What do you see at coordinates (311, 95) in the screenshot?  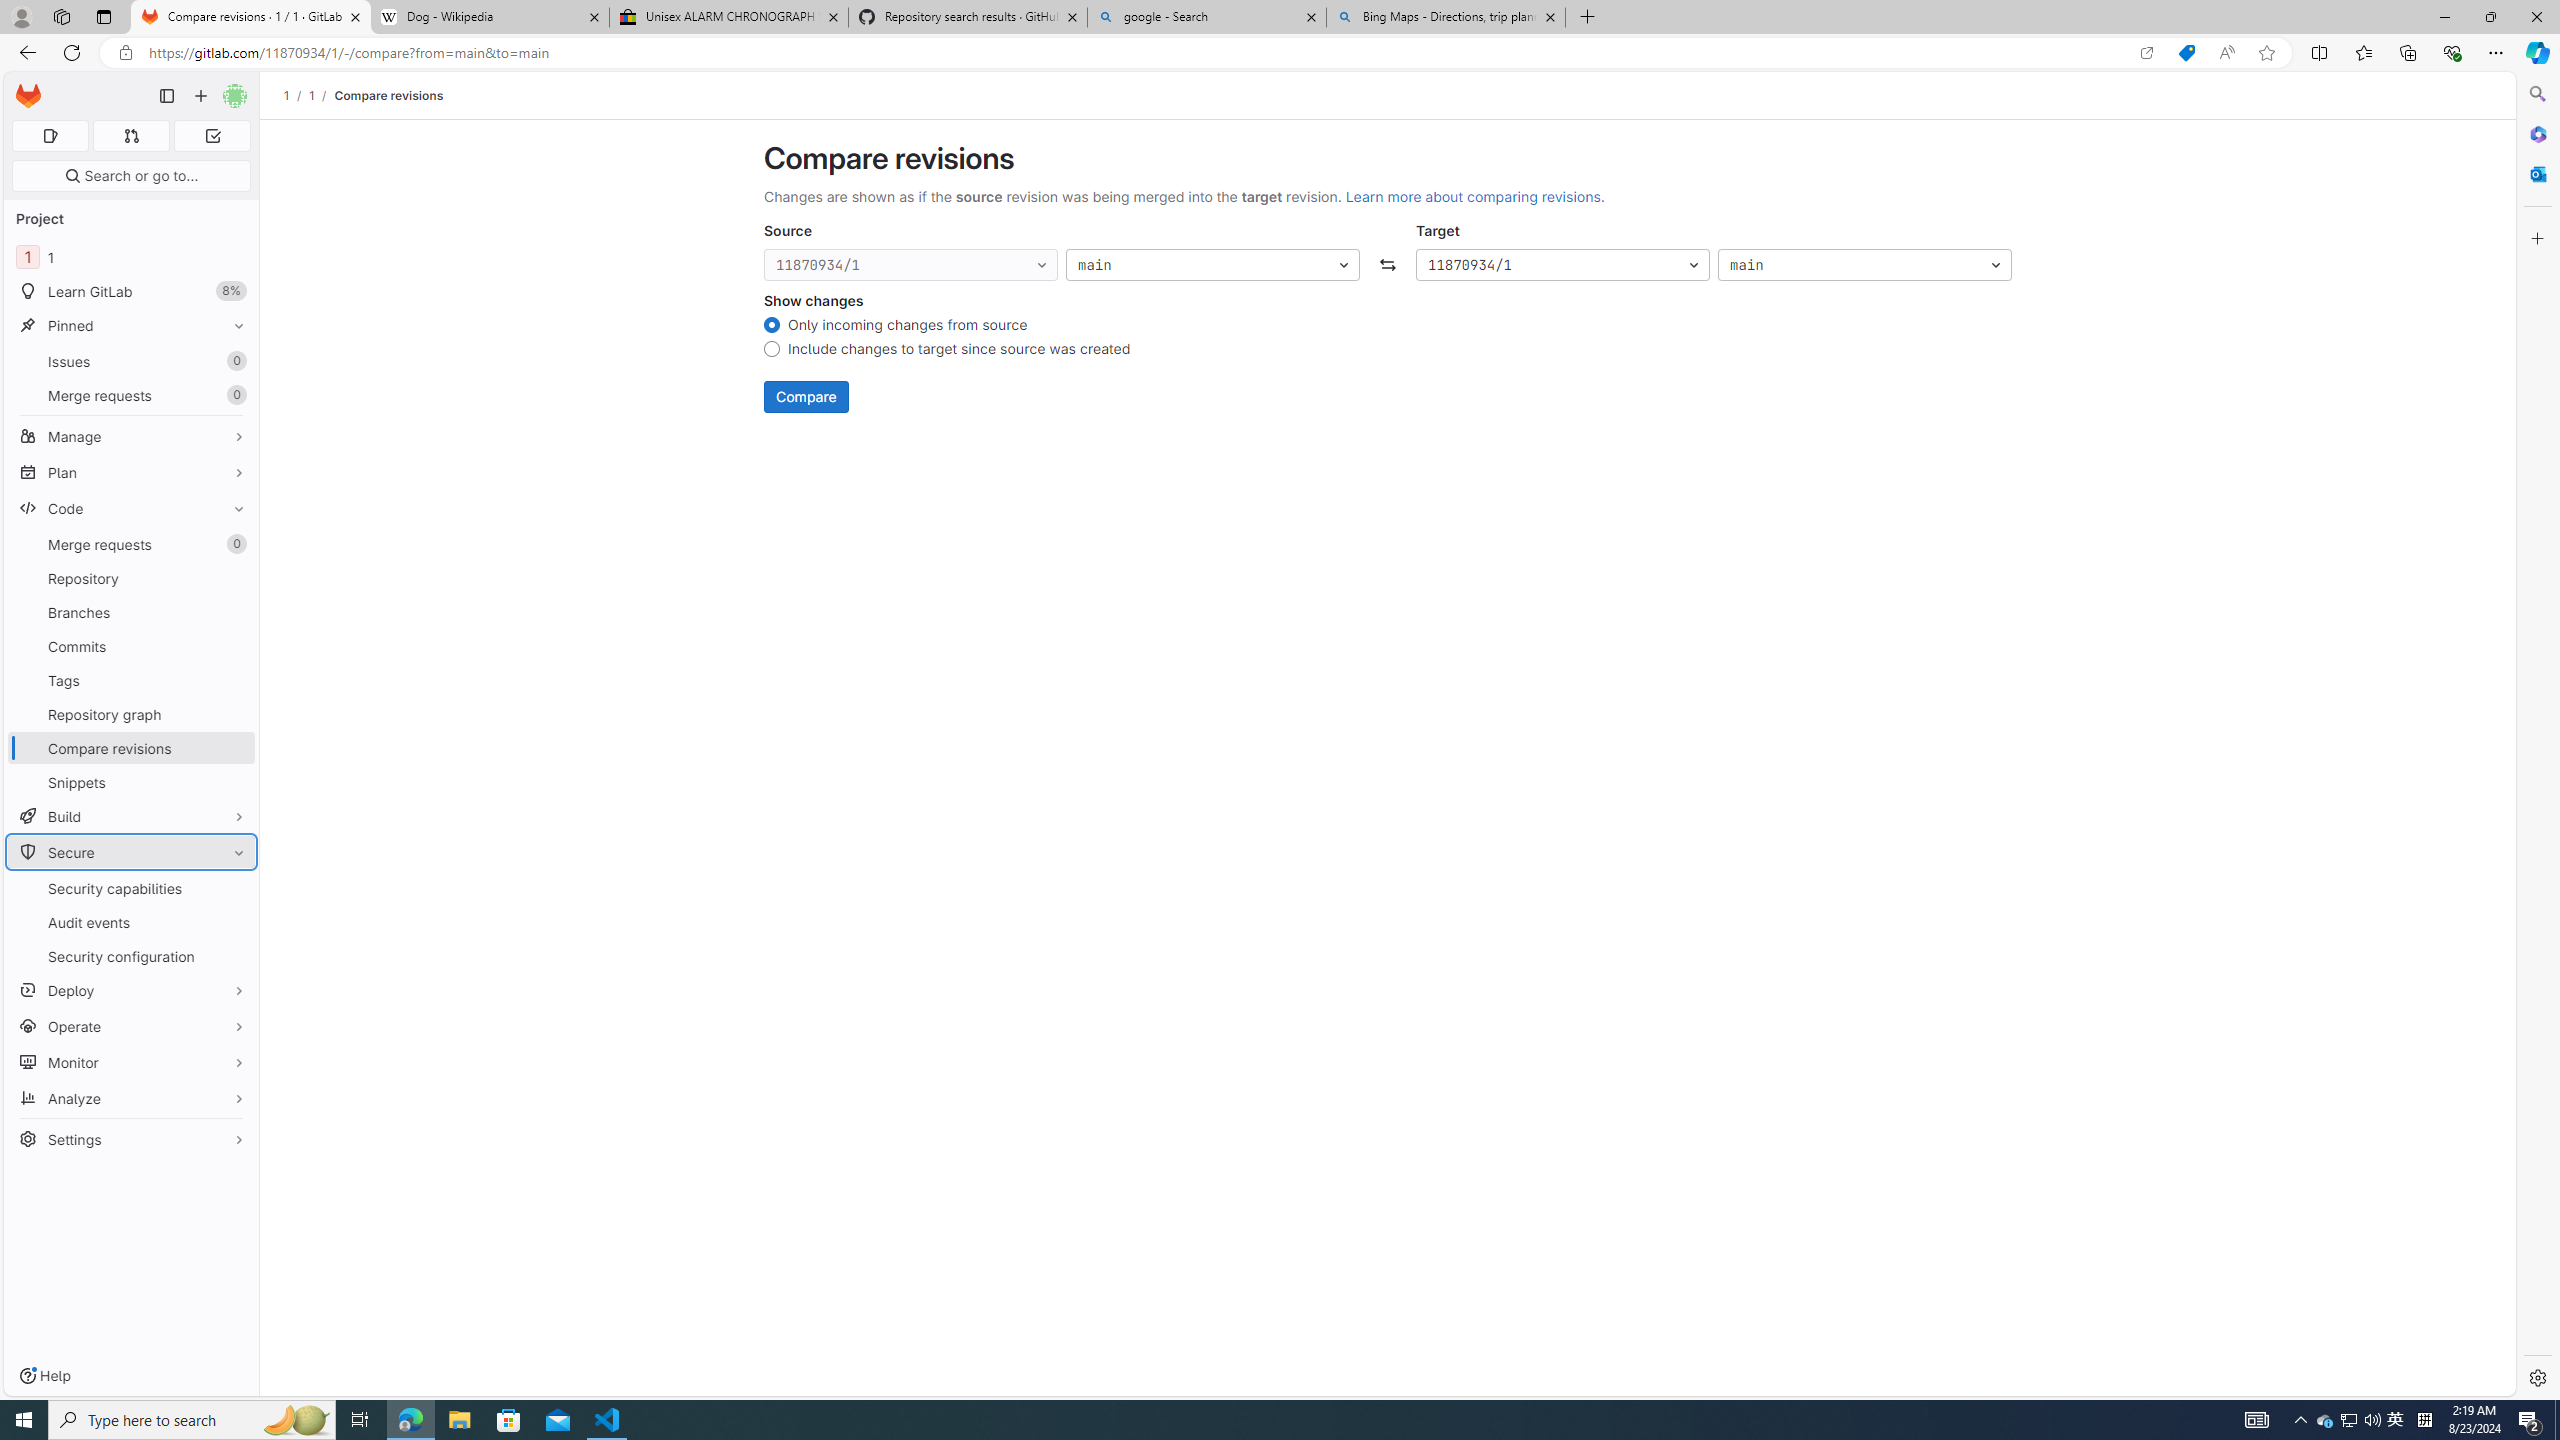 I see `'1'` at bounding box center [311, 95].